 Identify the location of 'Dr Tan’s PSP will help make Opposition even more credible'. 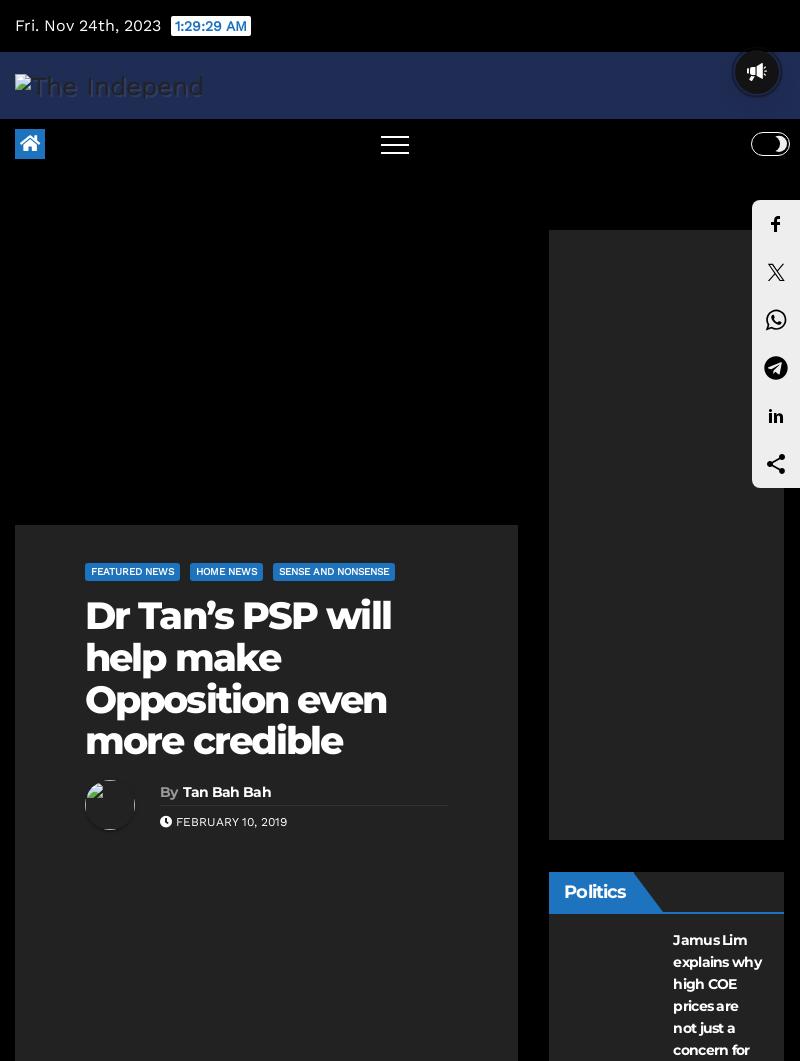
(84, 676).